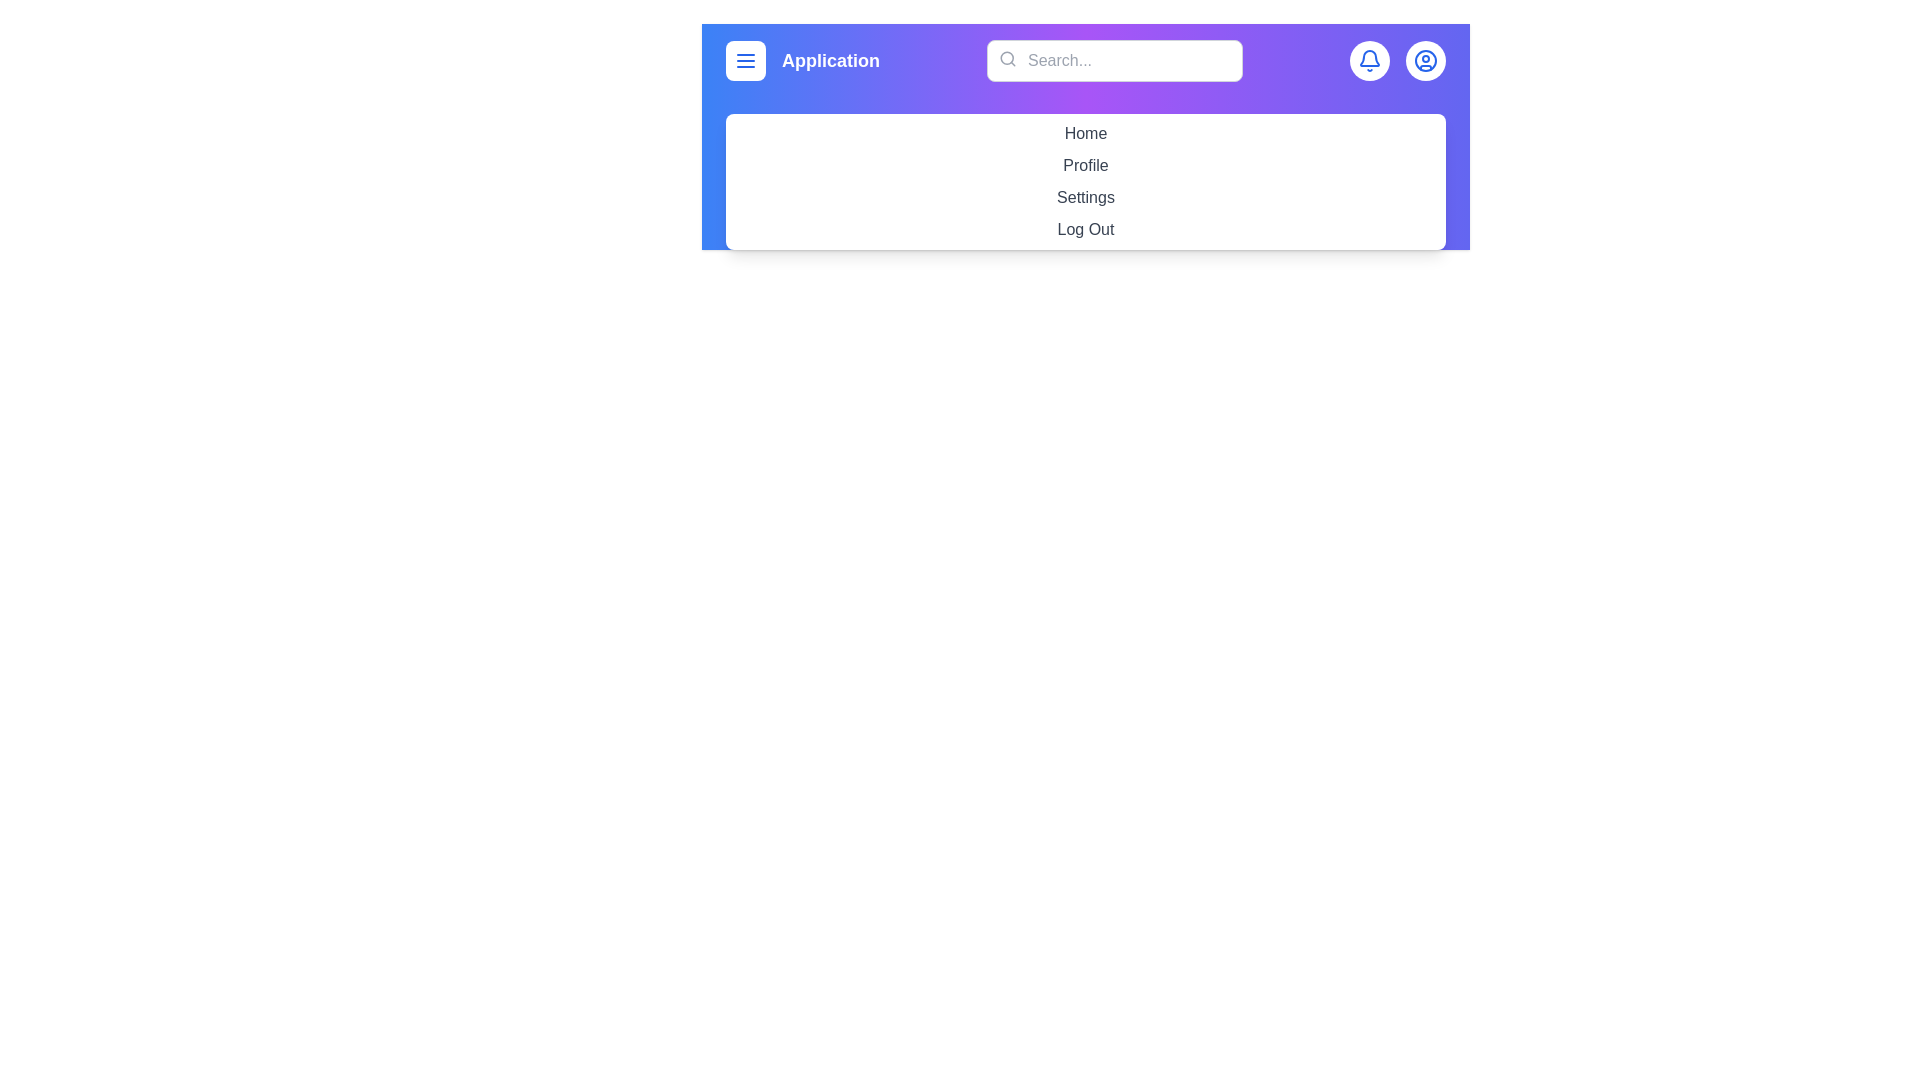  What do you see at coordinates (1084, 197) in the screenshot?
I see `the menu item labeled Settings to navigate to its respective section` at bounding box center [1084, 197].